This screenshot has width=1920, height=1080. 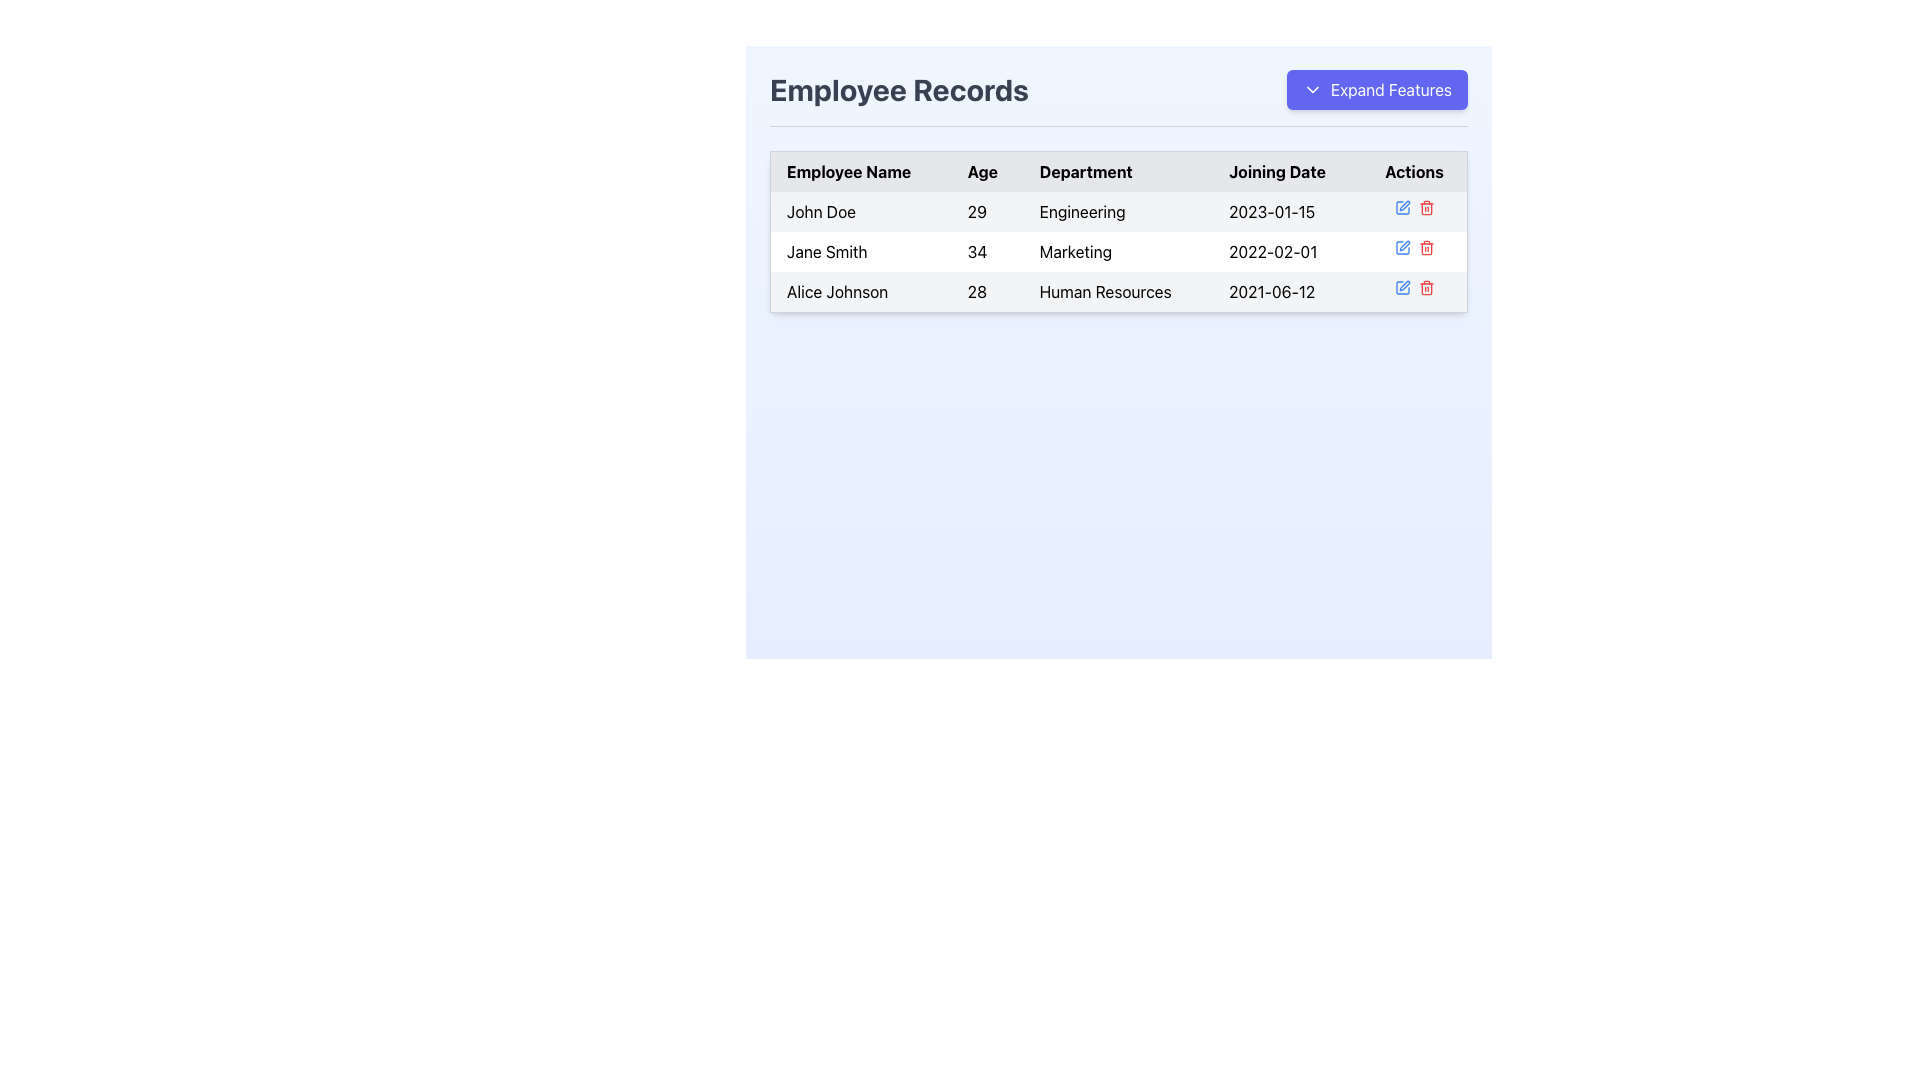 What do you see at coordinates (1402, 205) in the screenshot?
I see `the pen icon in the Actions column for the employee Jane Smith` at bounding box center [1402, 205].